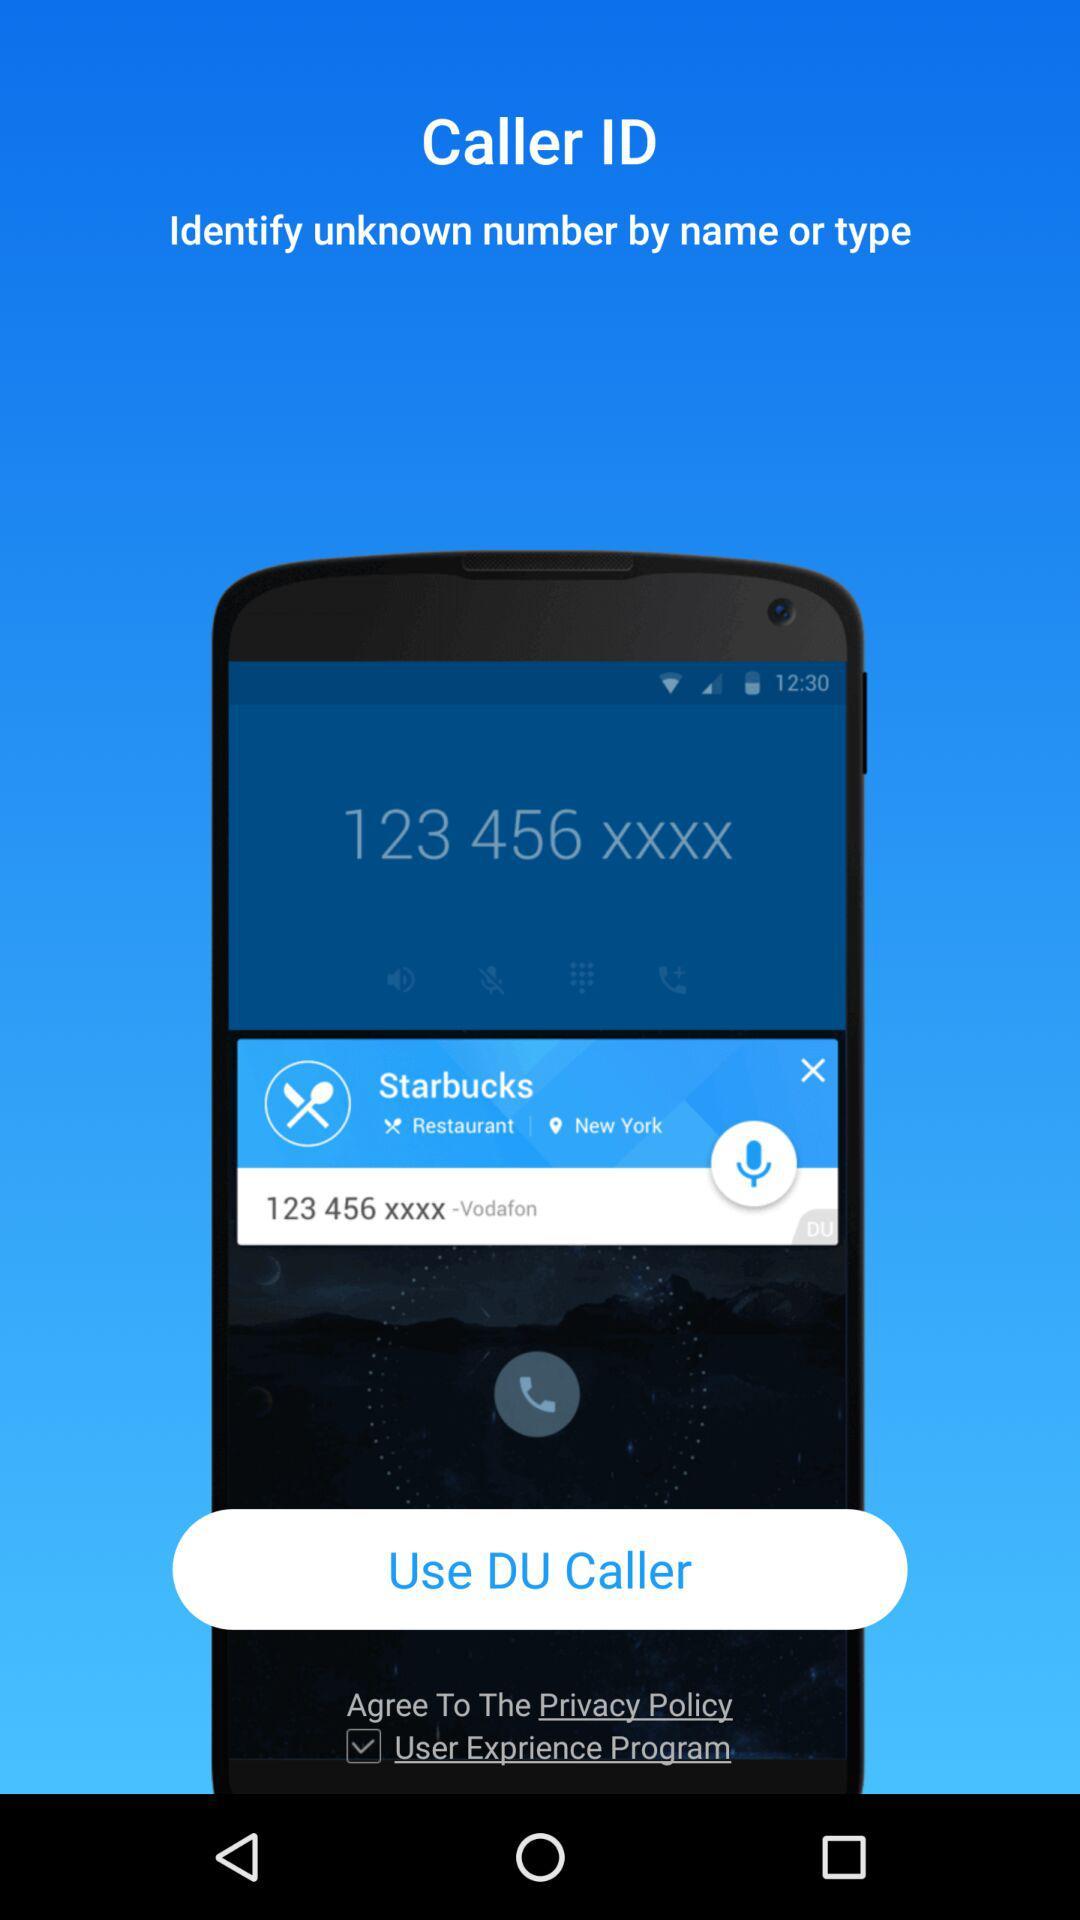  I want to click on the item below use du caller, so click(538, 1702).